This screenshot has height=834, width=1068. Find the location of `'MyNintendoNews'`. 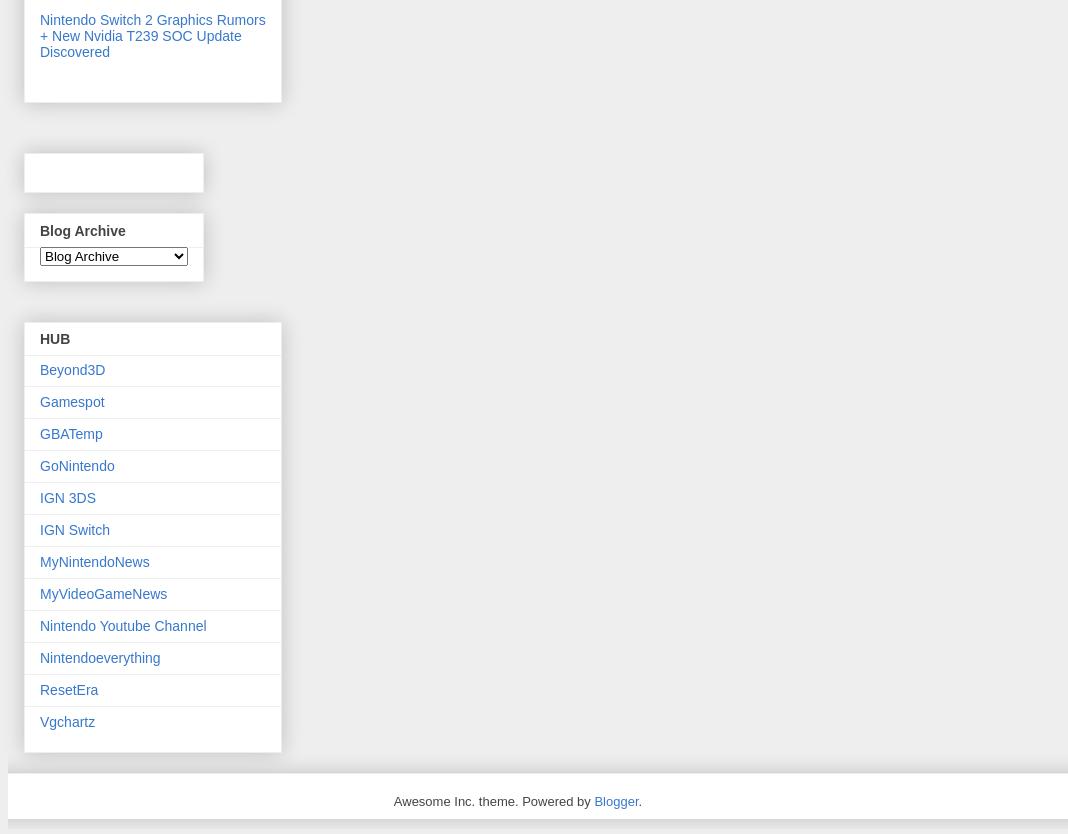

'MyNintendoNews' is located at coordinates (39, 561).